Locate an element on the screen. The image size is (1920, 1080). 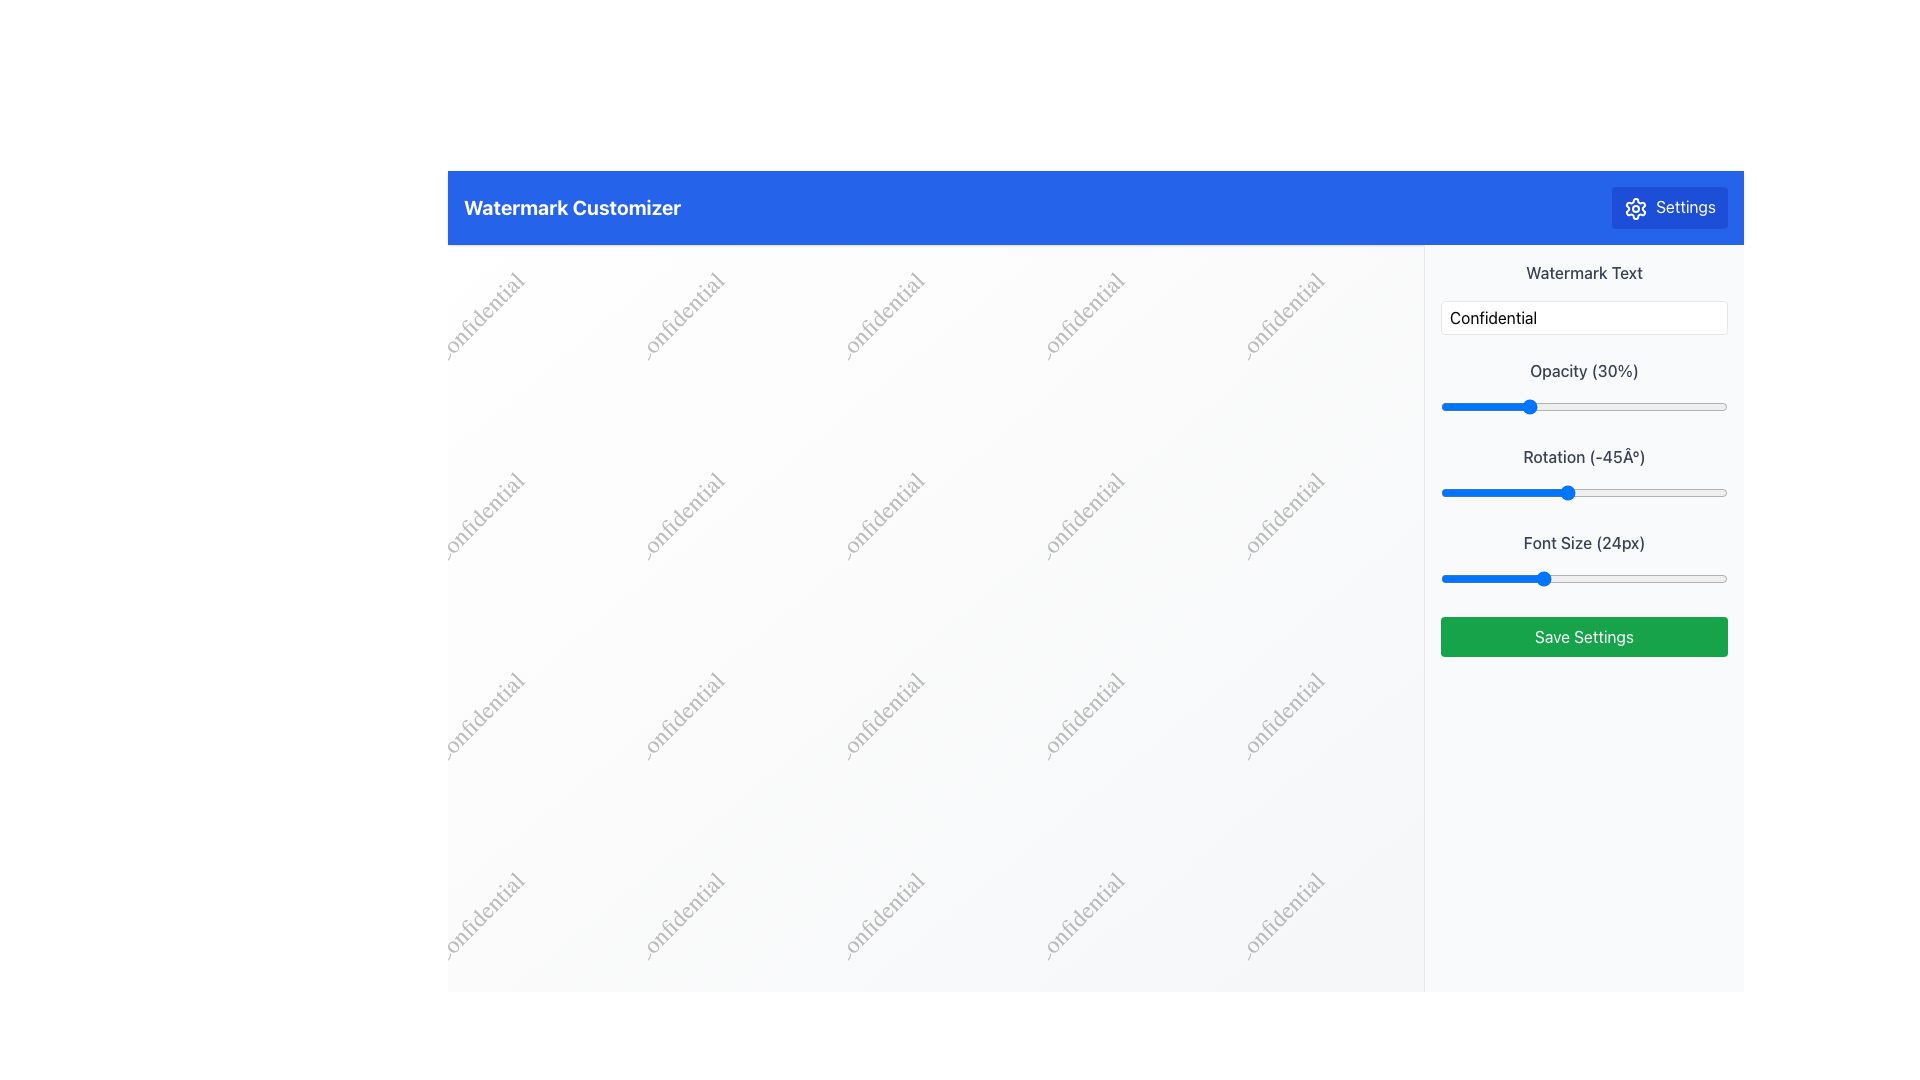
the font size slider is located at coordinates (1469, 578).